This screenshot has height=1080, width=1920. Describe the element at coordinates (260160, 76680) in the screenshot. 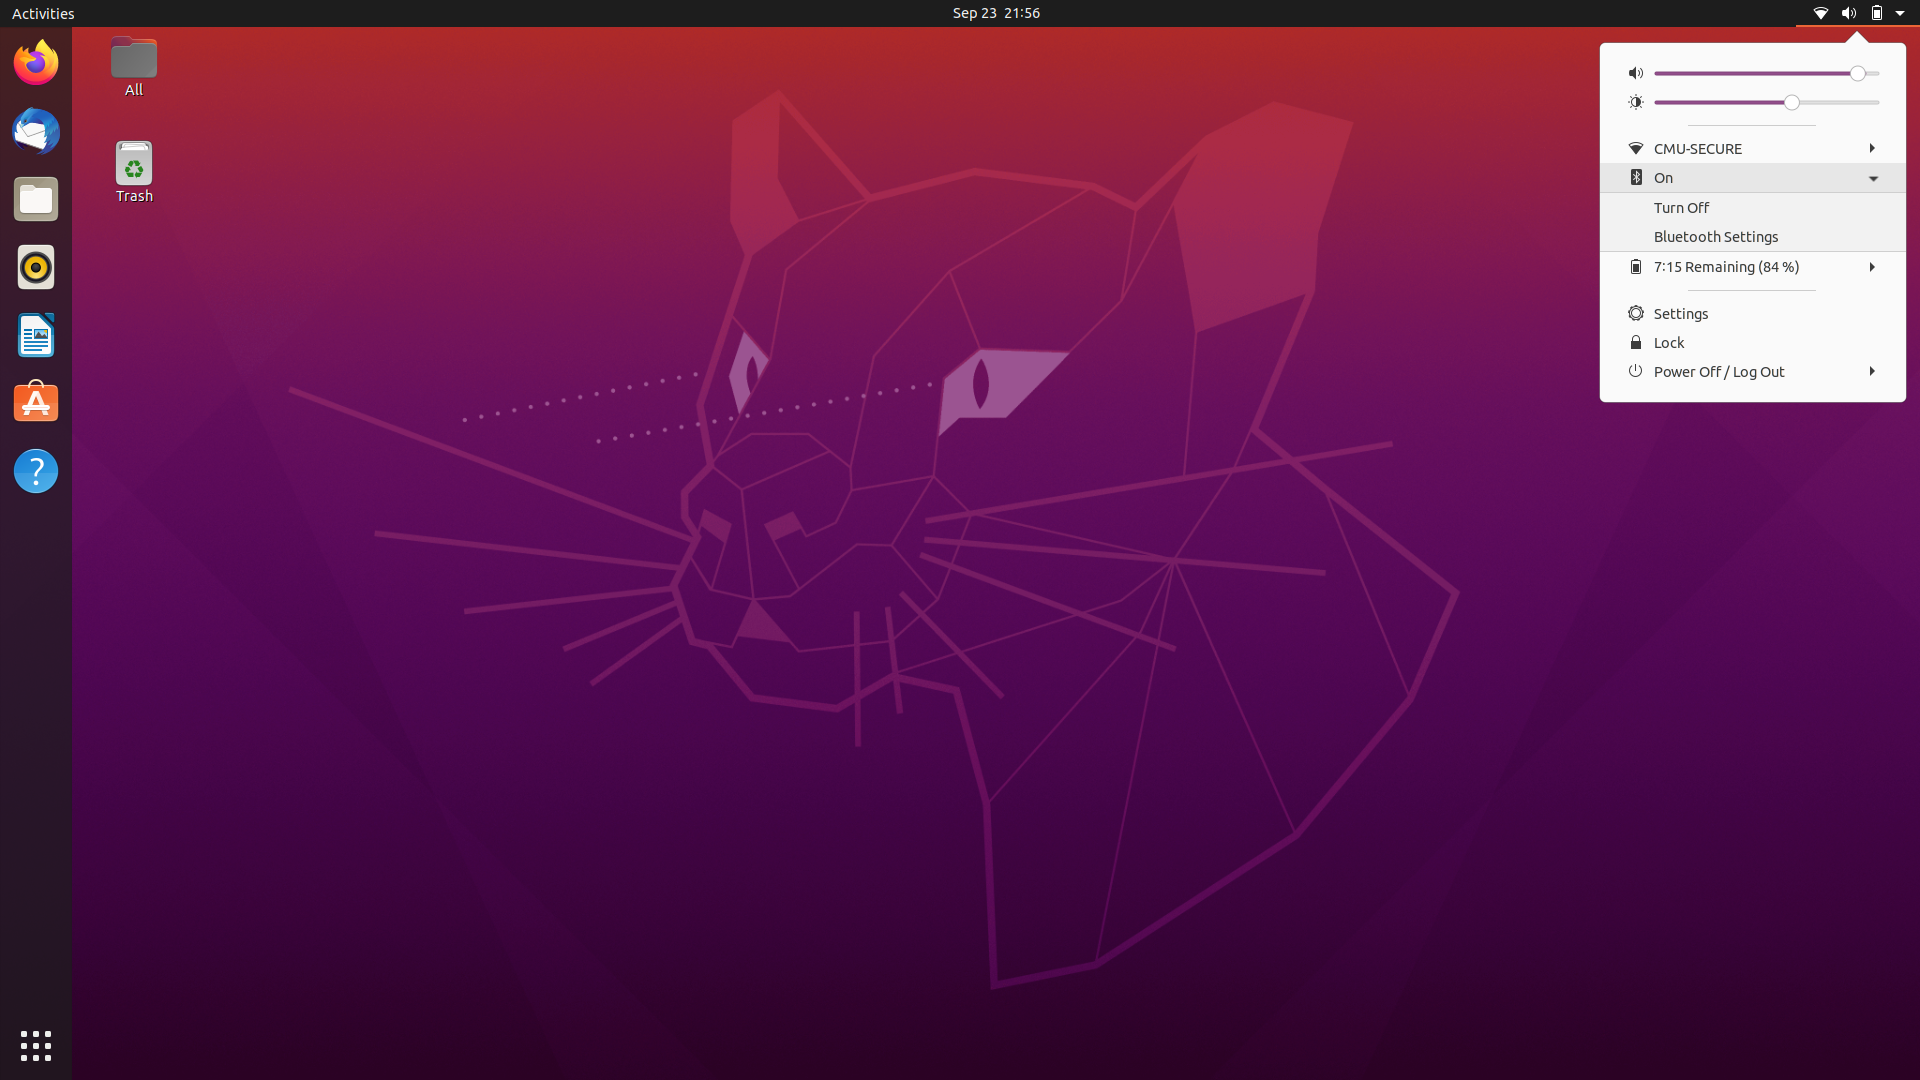

I see `Erase the directory` at that location.